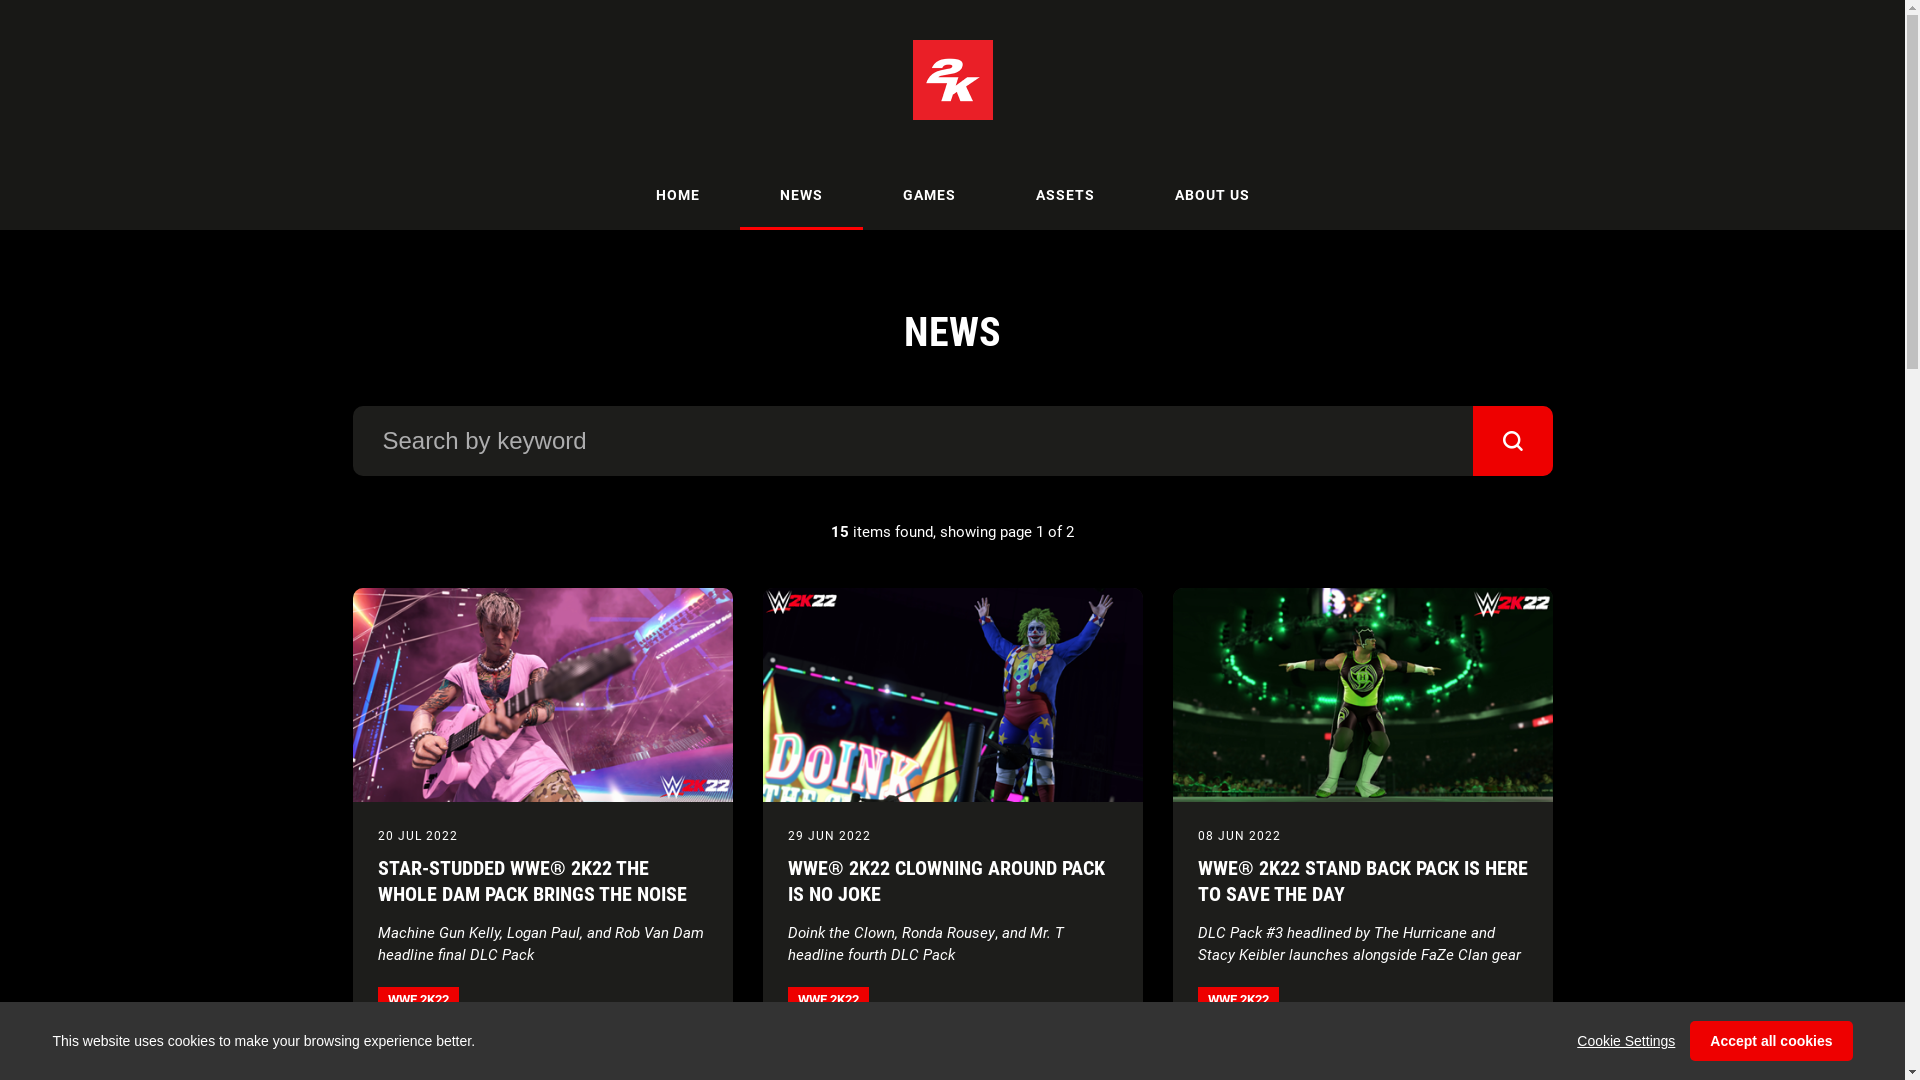  I want to click on 'Accept all cookies', so click(1771, 1040).